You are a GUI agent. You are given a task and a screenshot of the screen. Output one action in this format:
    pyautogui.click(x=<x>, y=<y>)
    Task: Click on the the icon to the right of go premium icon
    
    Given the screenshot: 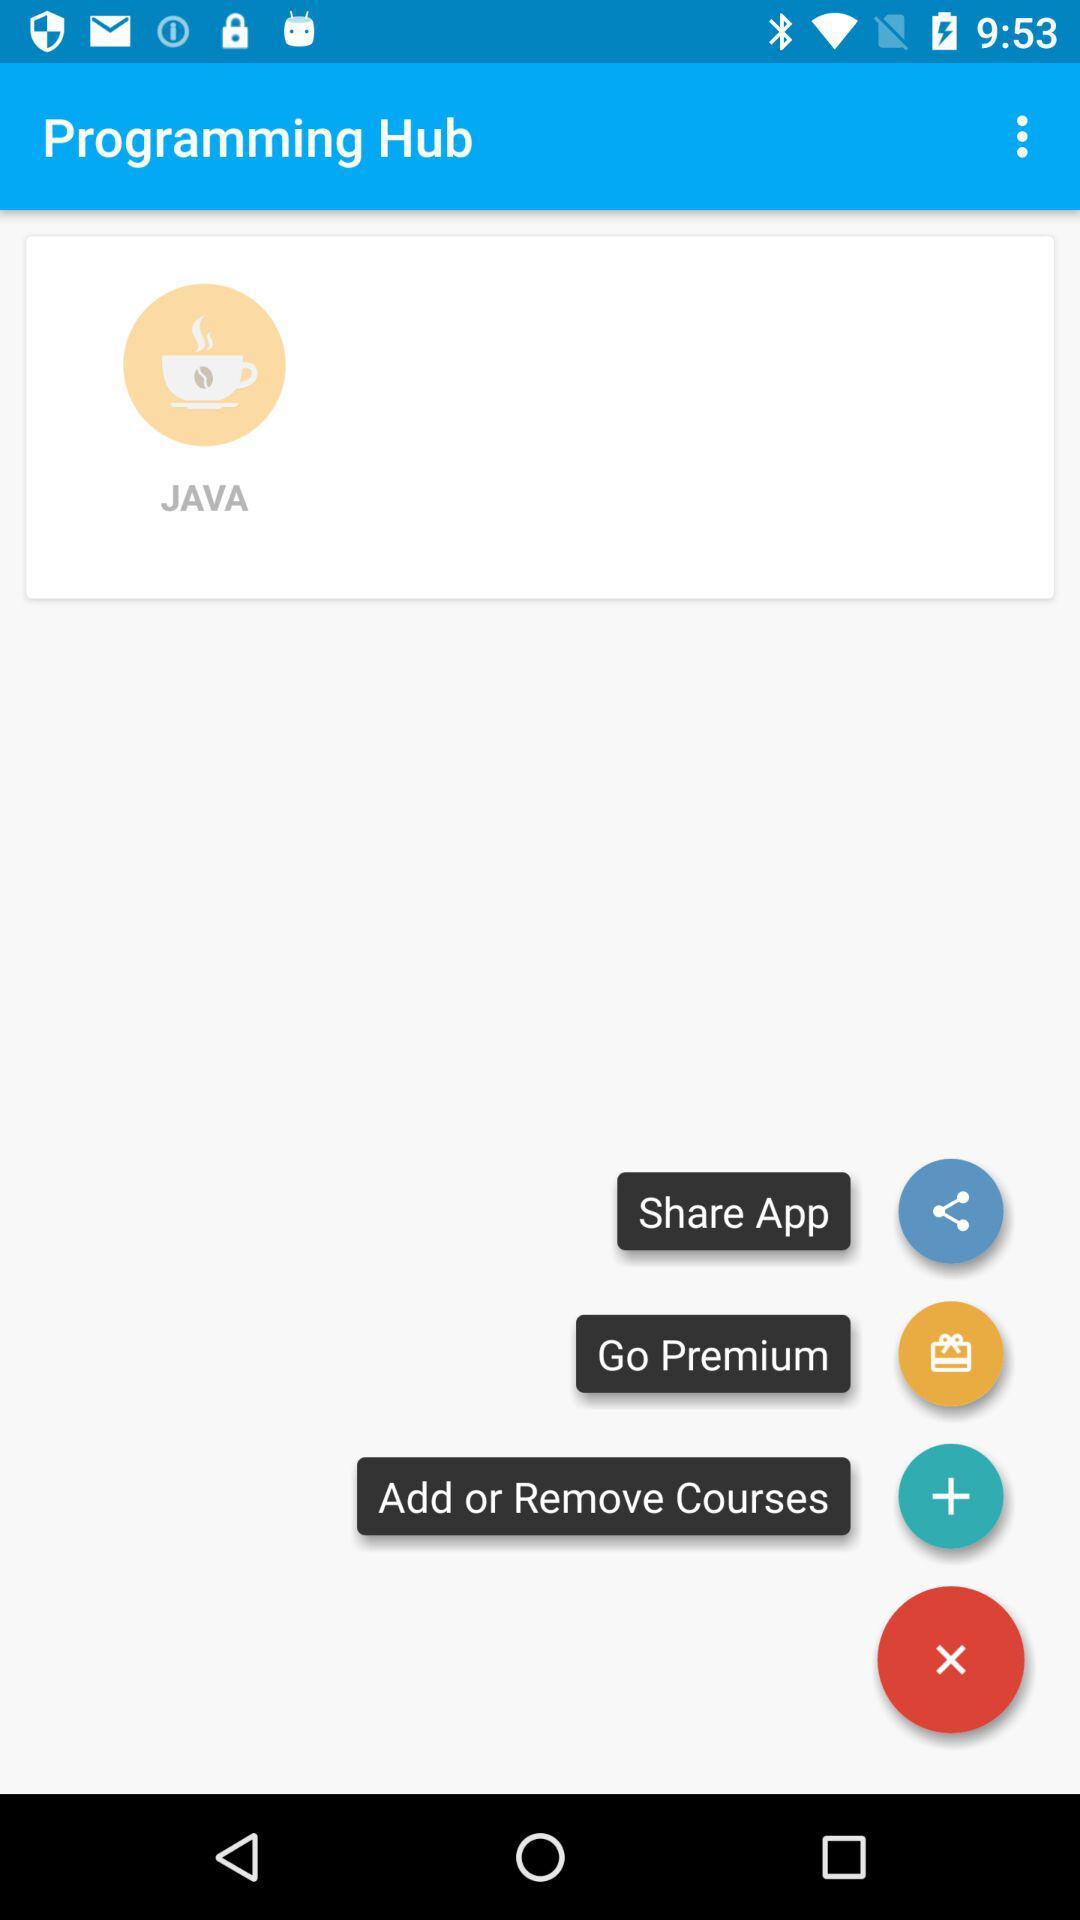 What is the action you would take?
    pyautogui.click(x=950, y=1496)
    